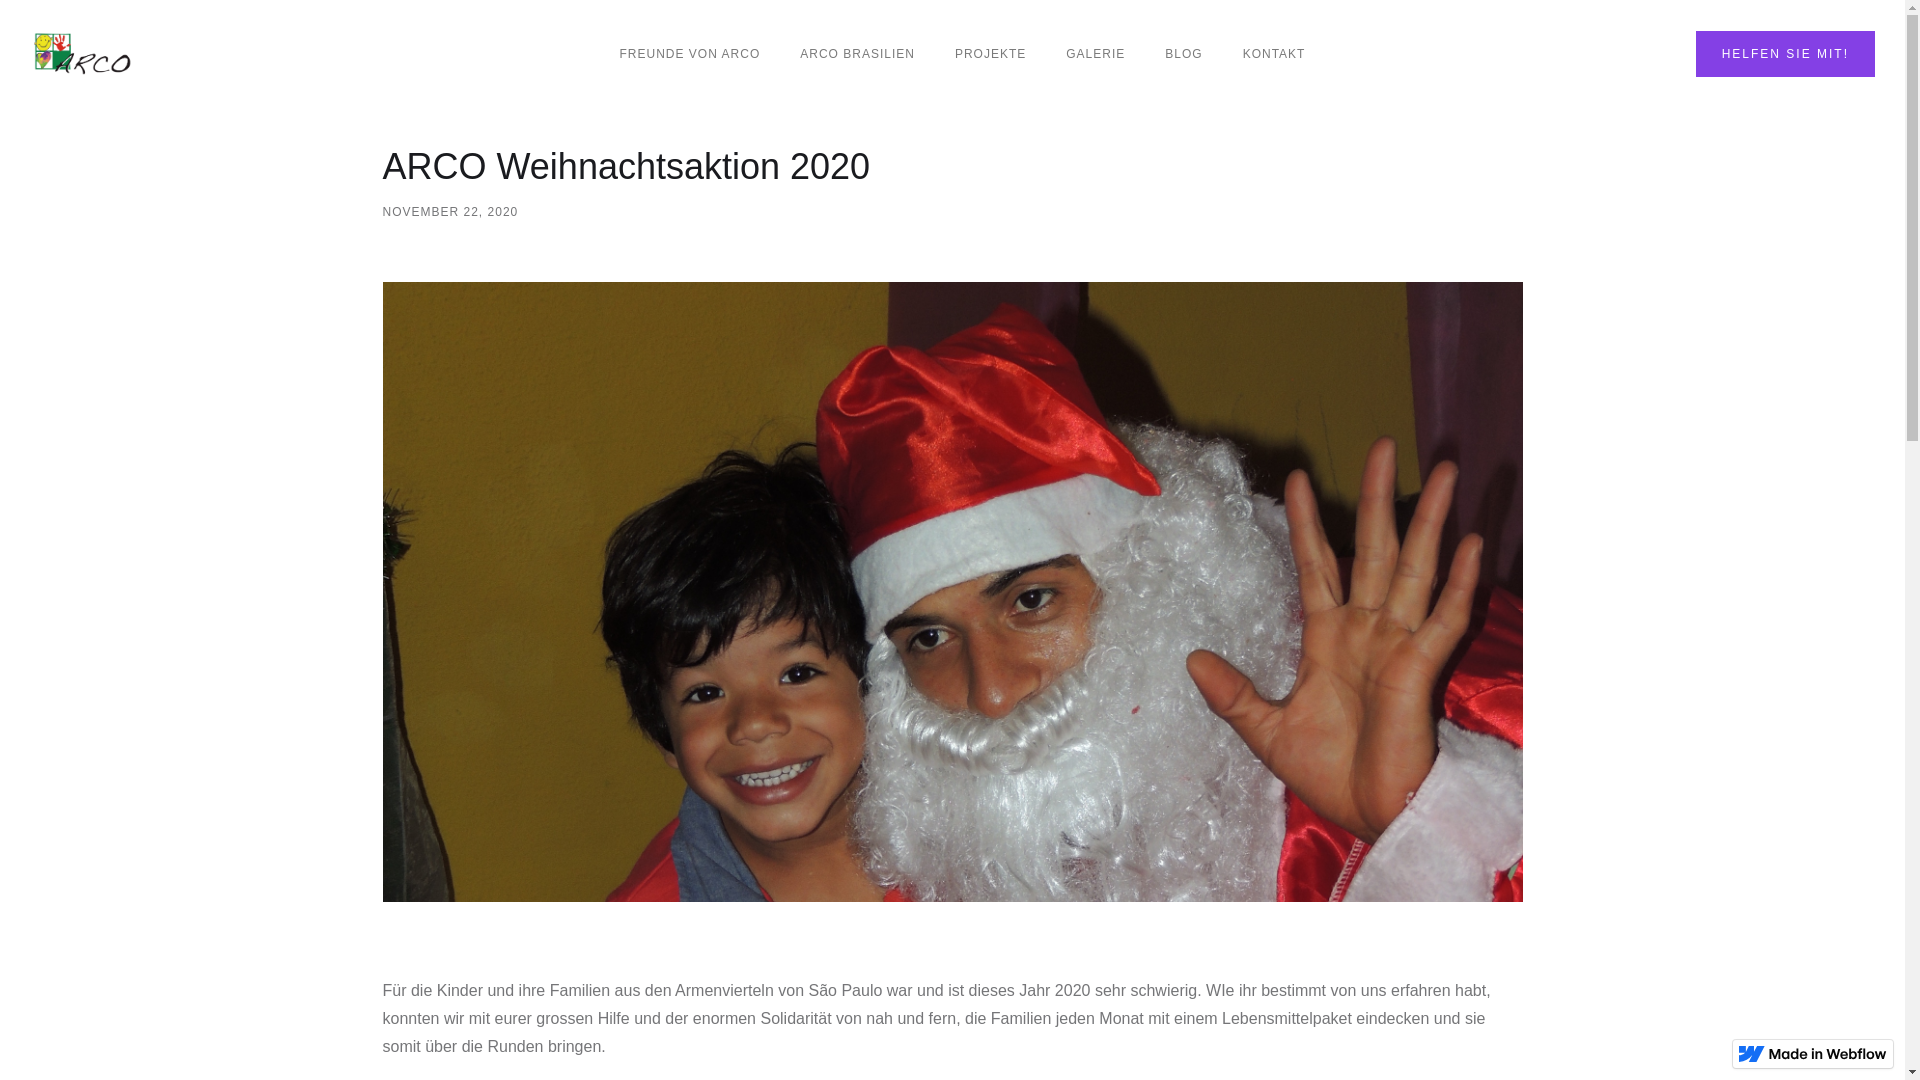  I want to click on 'HELFEN SIE MIT!', so click(1785, 53).